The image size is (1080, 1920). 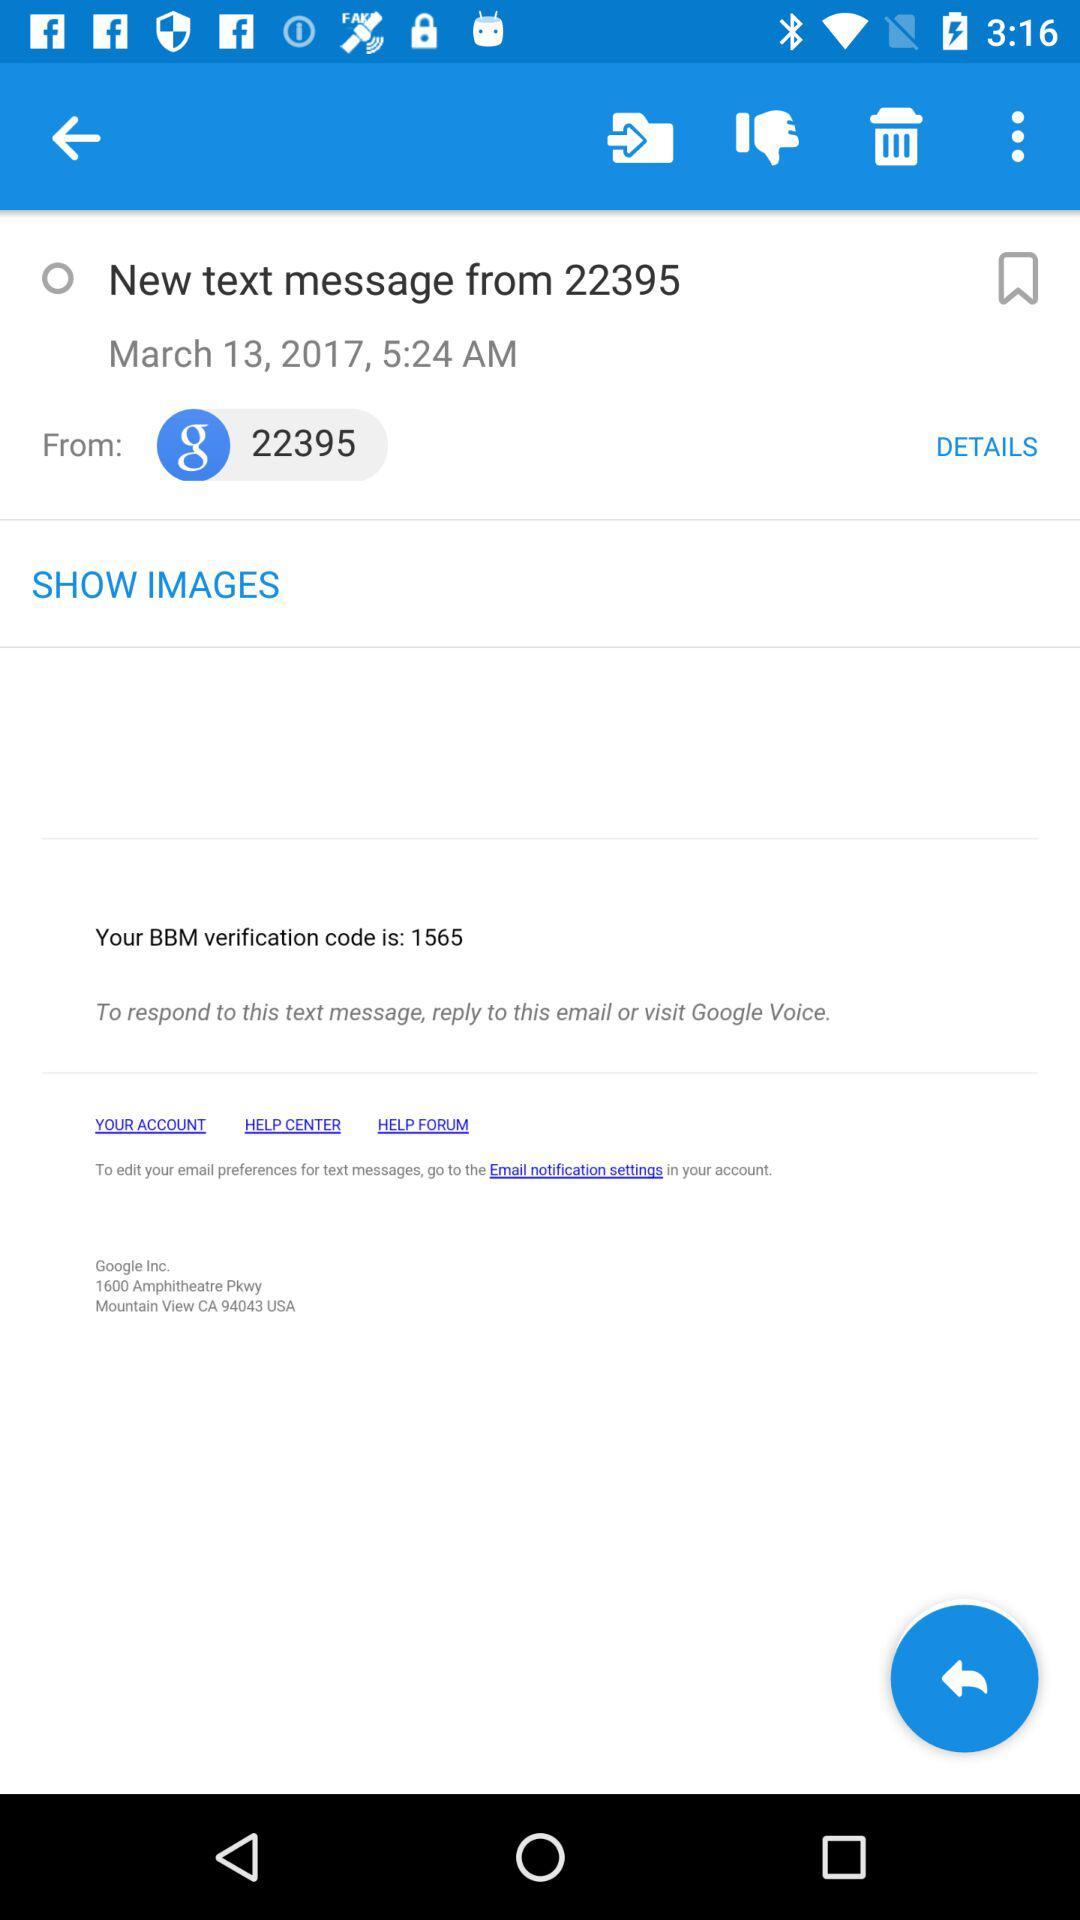 What do you see at coordinates (1017, 277) in the screenshot?
I see `bookmark` at bounding box center [1017, 277].